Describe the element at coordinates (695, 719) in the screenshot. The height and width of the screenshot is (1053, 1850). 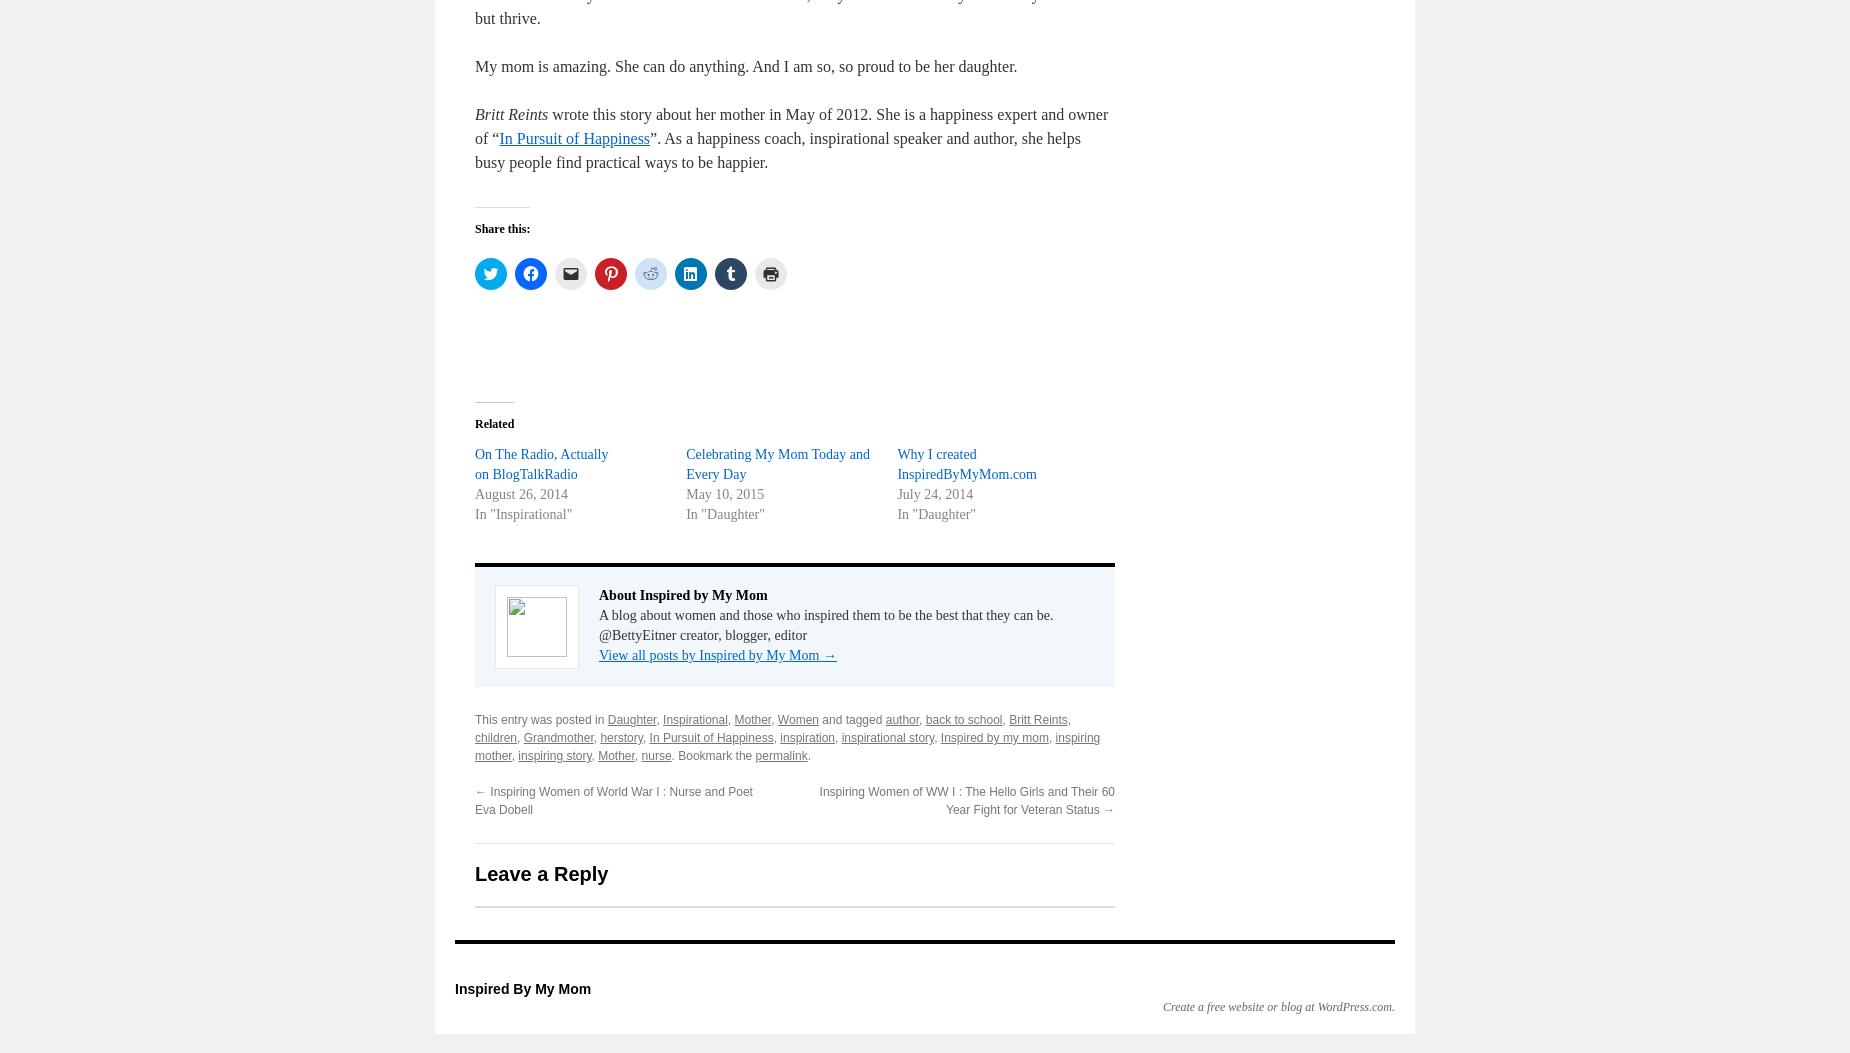
I see `'Inspirational'` at that location.